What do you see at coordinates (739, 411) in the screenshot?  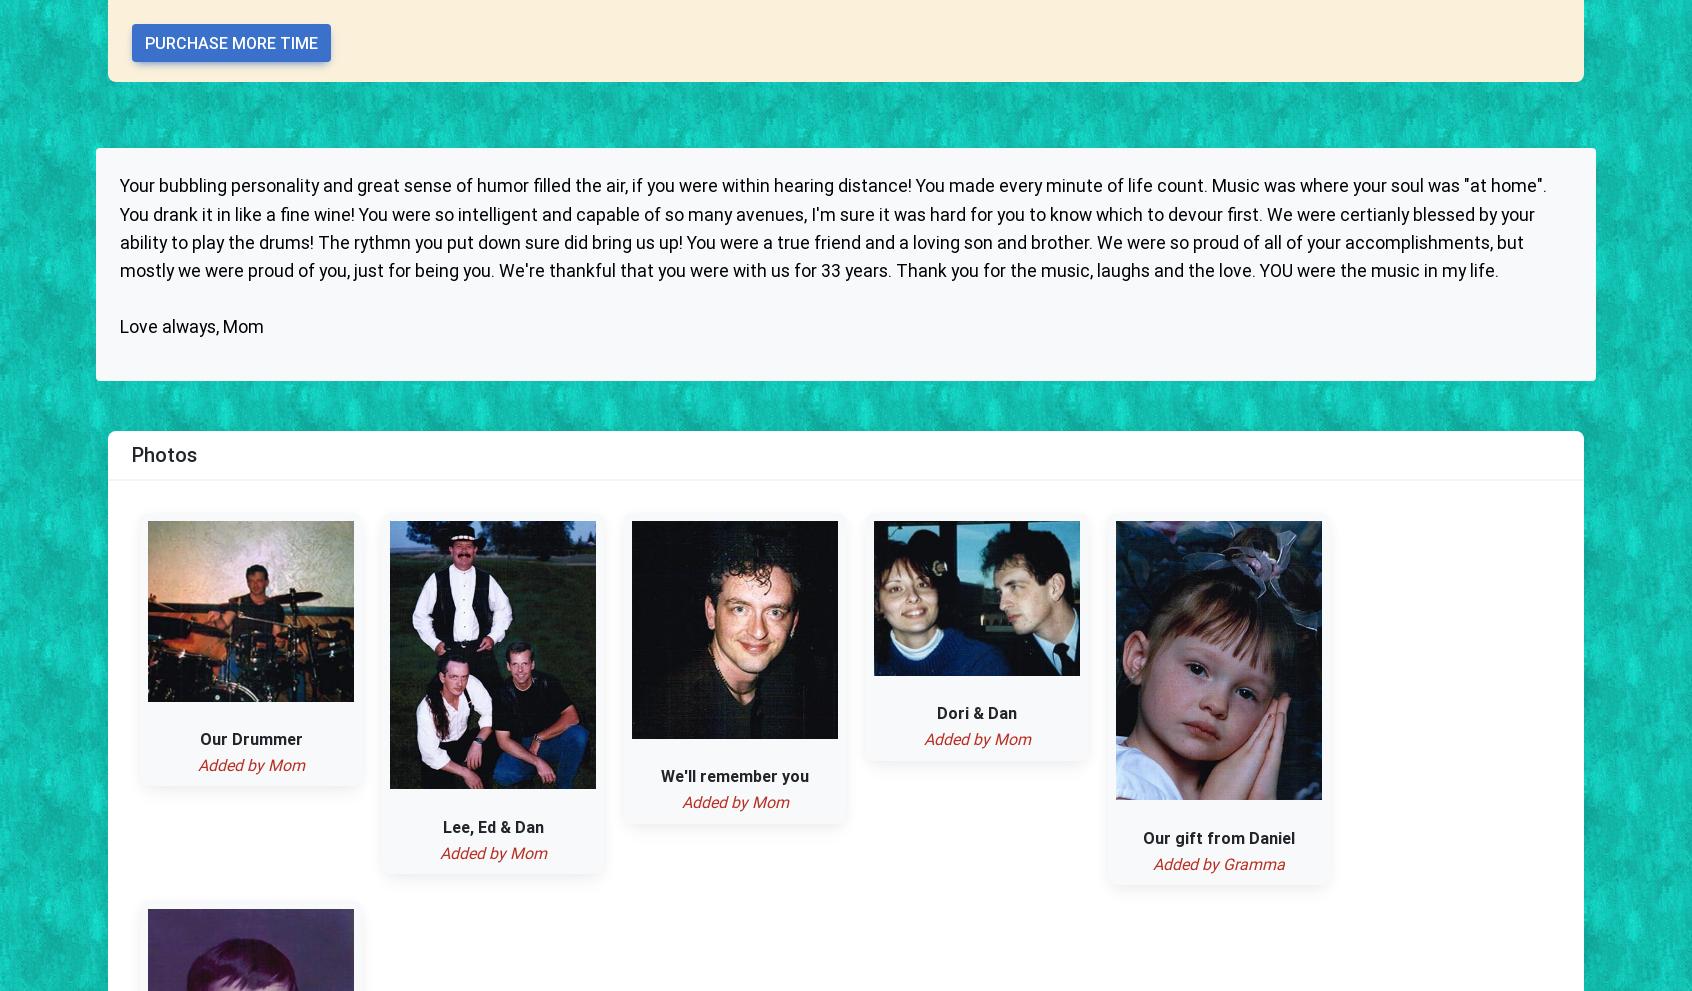 I see `'Keyholders®'` at bounding box center [739, 411].